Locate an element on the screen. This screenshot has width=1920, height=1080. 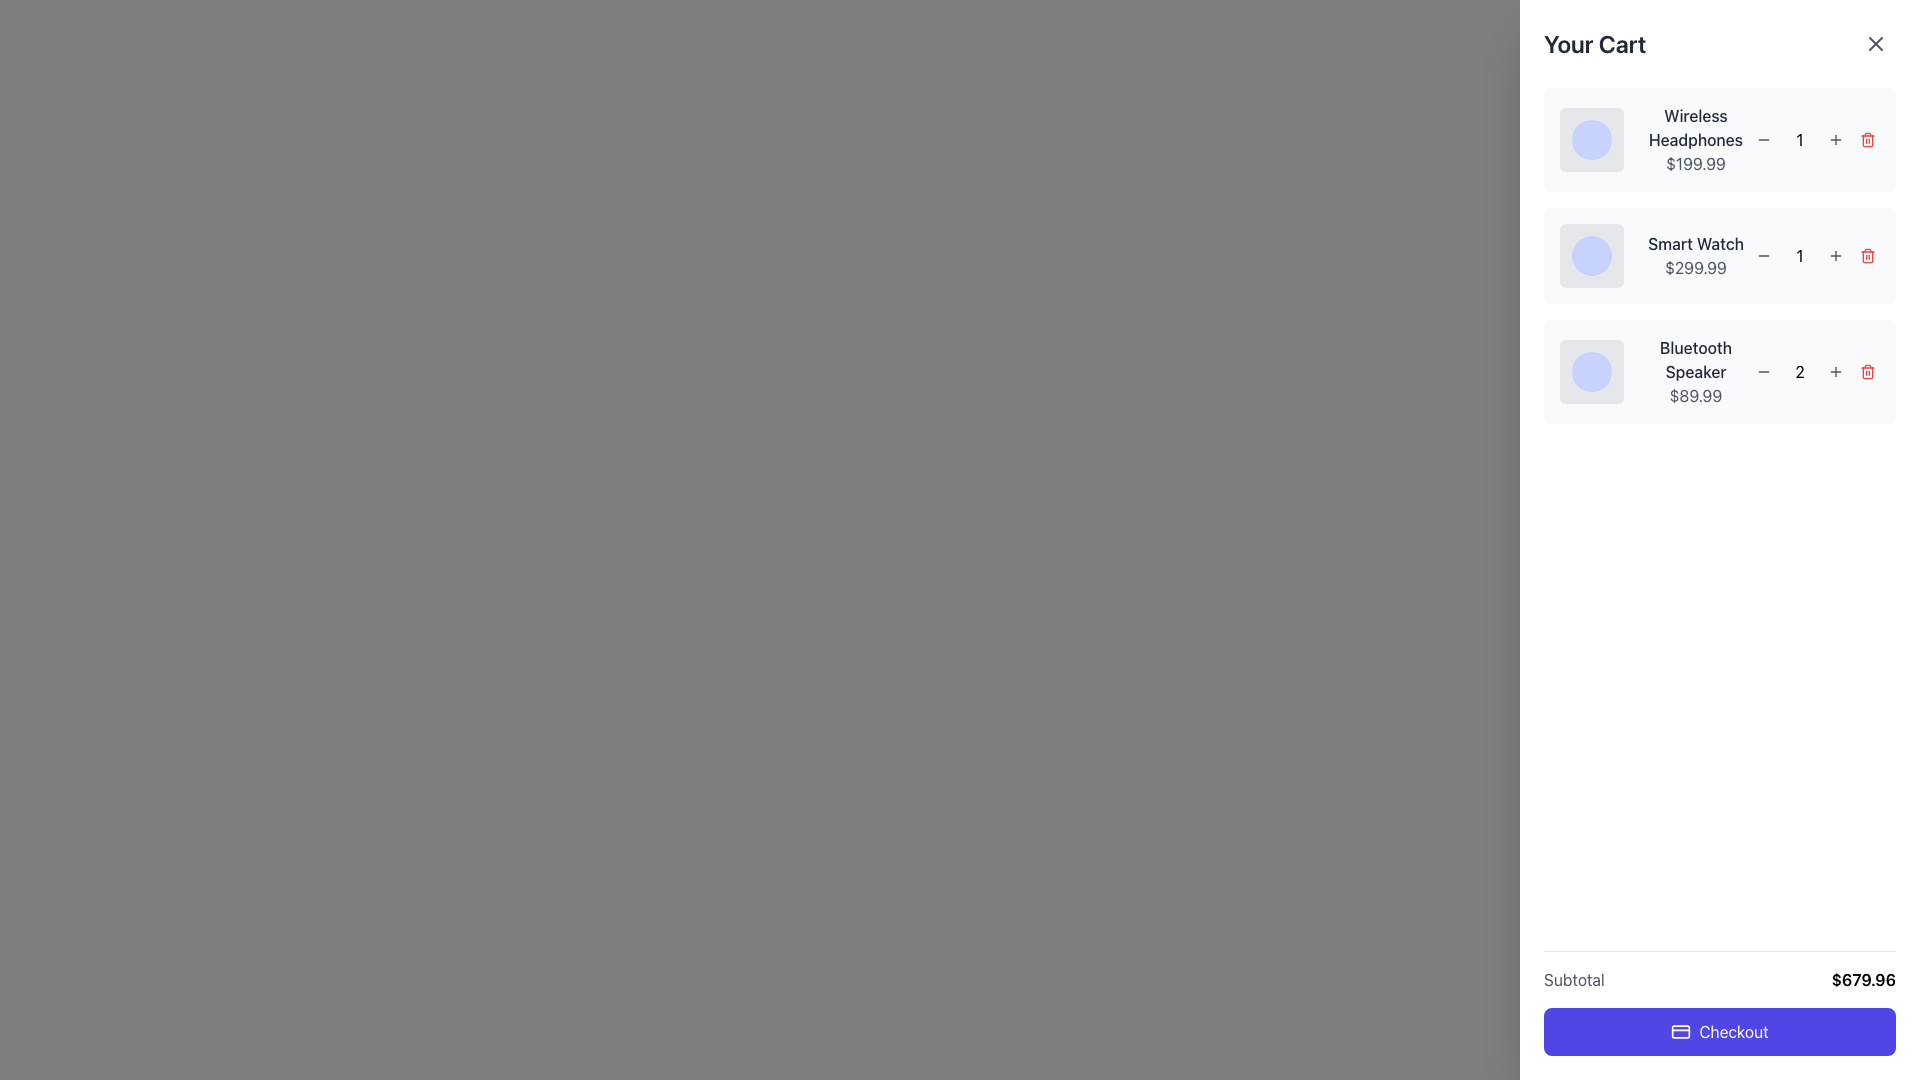
the round button with a plus icon located to the right of the numeric label '1' in the second item of the 'Your Cart' section to increment the item quantity is located at coordinates (1836, 254).